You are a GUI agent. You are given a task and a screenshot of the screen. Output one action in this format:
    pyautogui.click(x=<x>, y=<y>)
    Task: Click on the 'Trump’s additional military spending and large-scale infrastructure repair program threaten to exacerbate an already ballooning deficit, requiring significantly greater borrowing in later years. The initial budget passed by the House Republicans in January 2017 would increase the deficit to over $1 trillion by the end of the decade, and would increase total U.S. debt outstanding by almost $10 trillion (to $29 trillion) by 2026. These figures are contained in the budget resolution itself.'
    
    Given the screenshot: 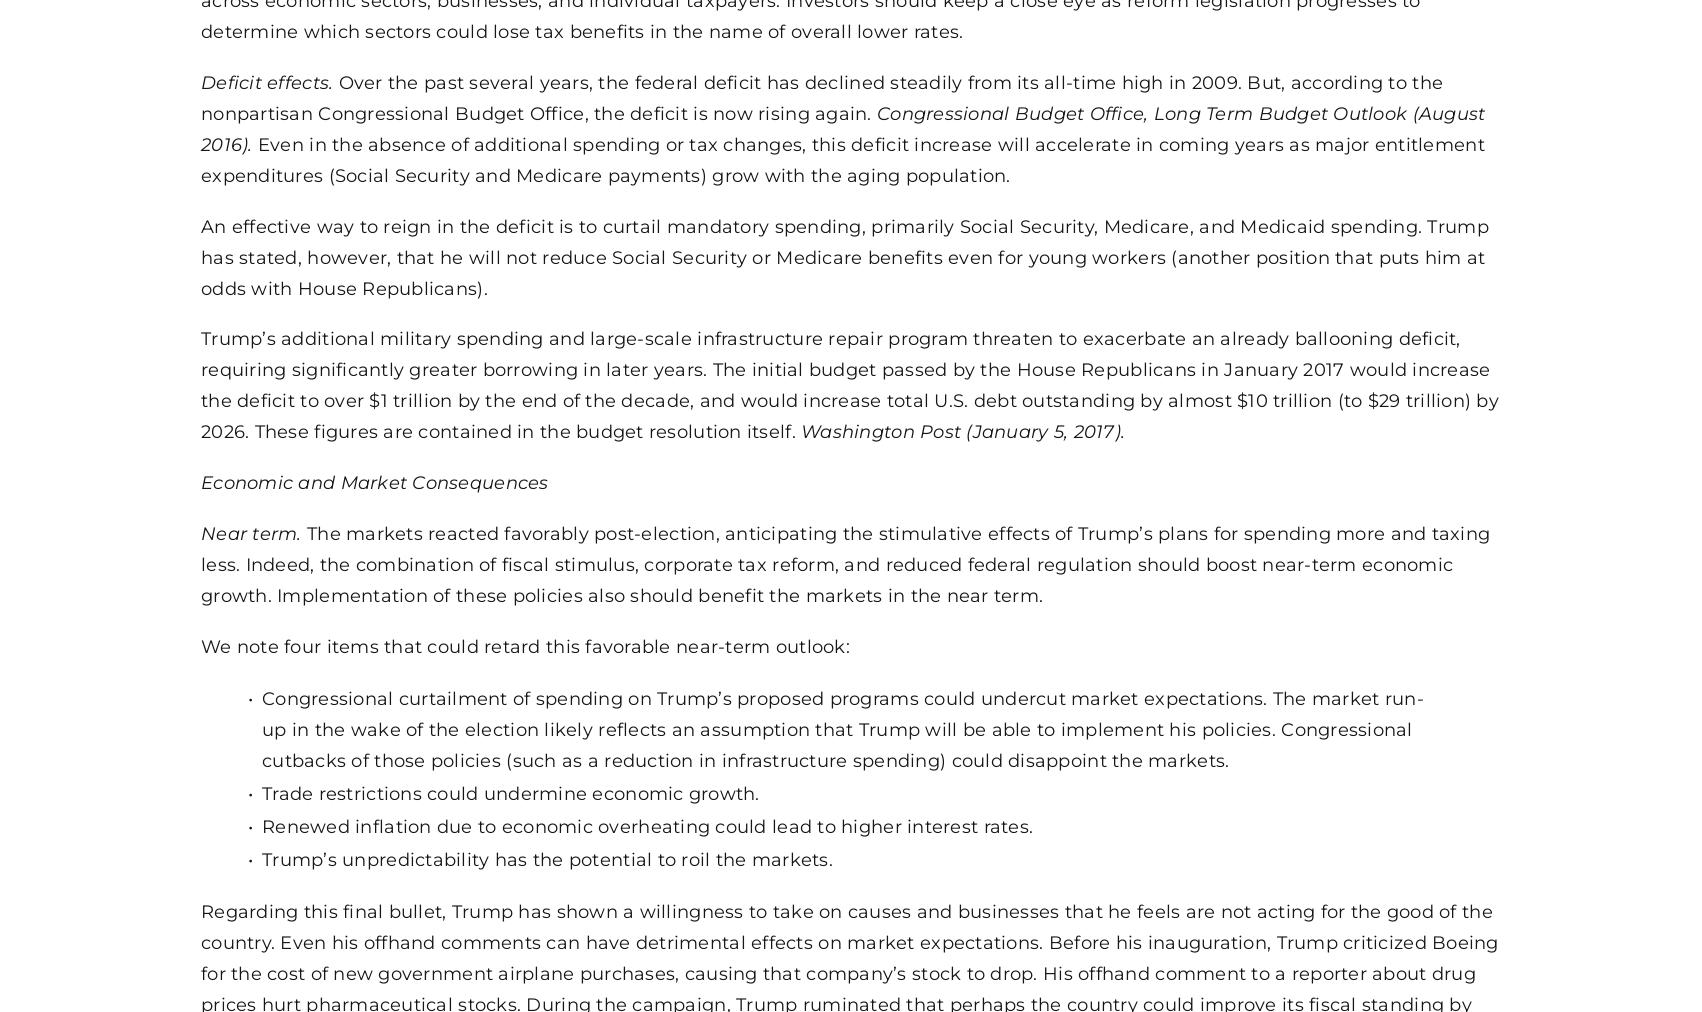 What is the action you would take?
    pyautogui.click(x=848, y=384)
    